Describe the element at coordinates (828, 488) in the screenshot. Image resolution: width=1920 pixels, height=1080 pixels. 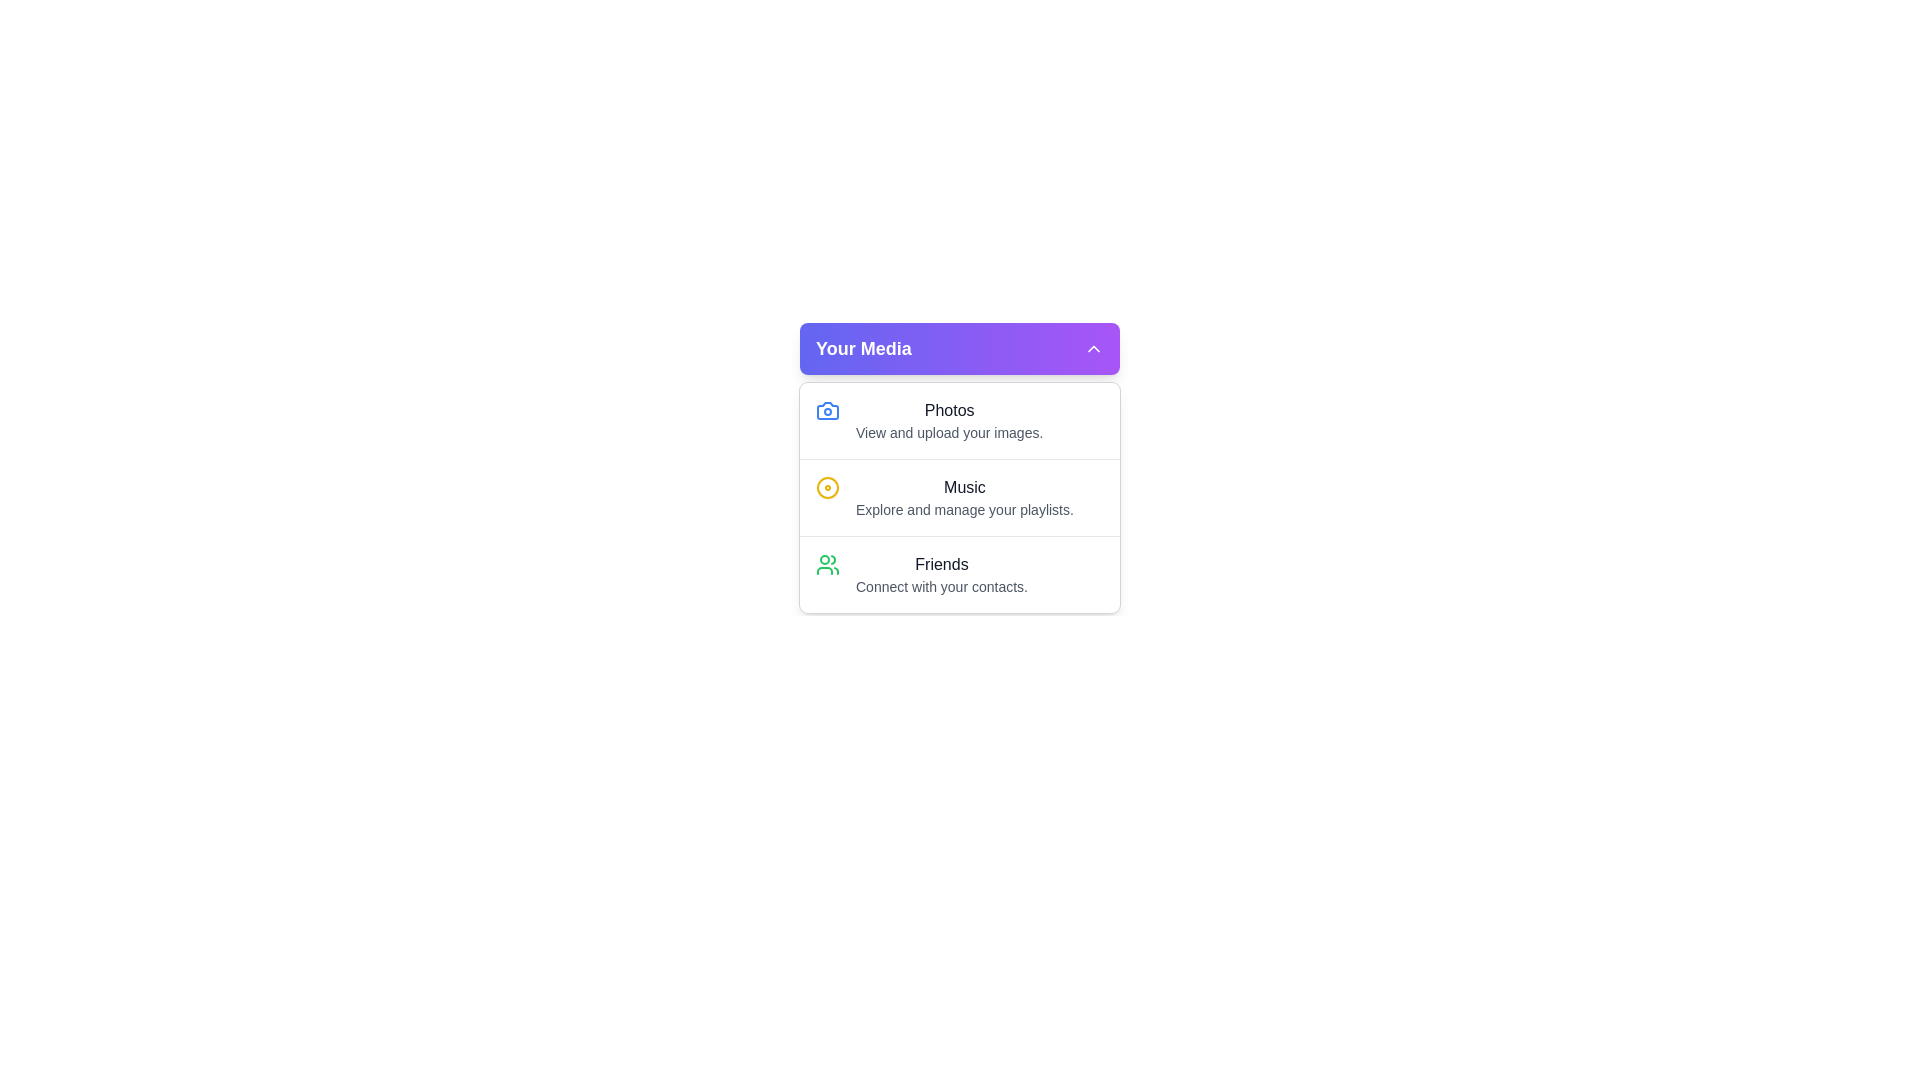
I see `the Music icon located at the start of the second entry under the header 'Your Media', which visually represents the Music functionality` at that location.